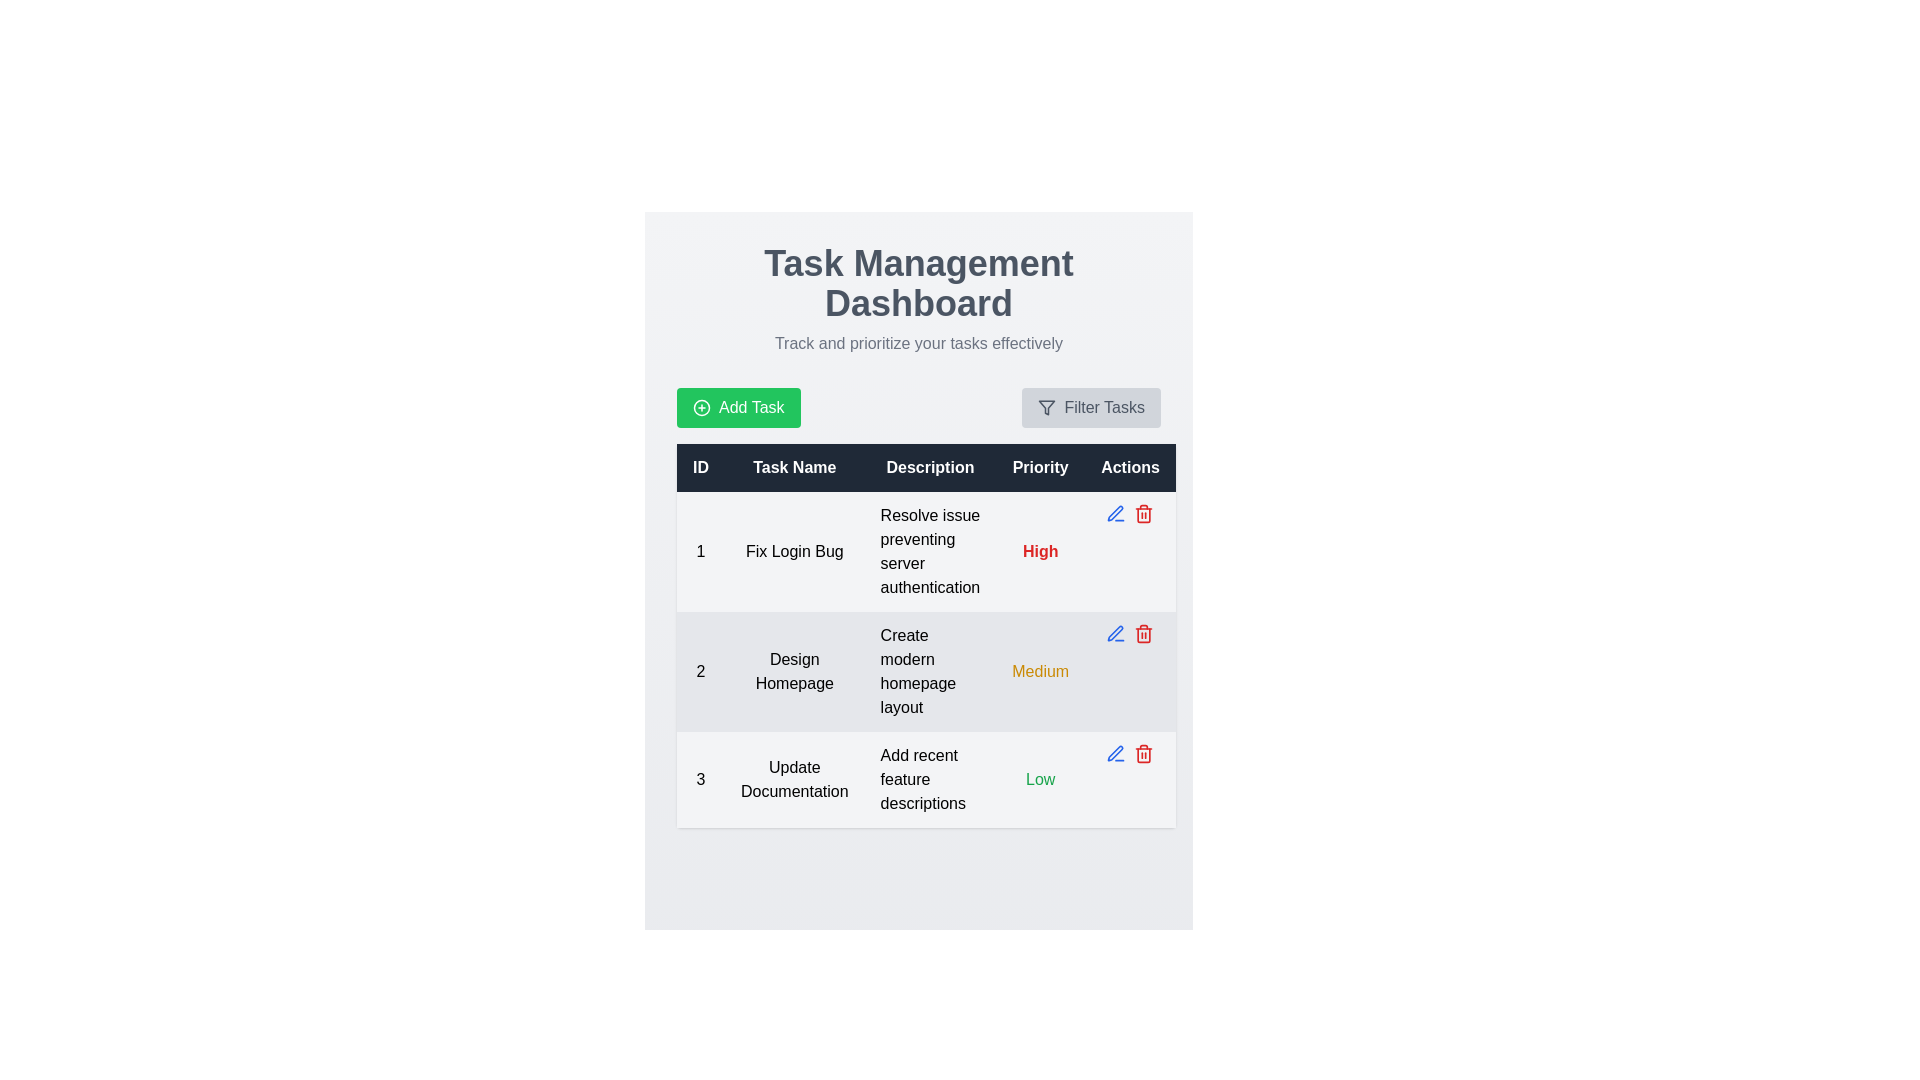 Image resolution: width=1920 pixels, height=1080 pixels. What do you see at coordinates (793, 551) in the screenshot?
I see `the text label displaying 'Fix Login Bug' located in the second cell of the first row under the 'Task Name' column in the task management table` at bounding box center [793, 551].